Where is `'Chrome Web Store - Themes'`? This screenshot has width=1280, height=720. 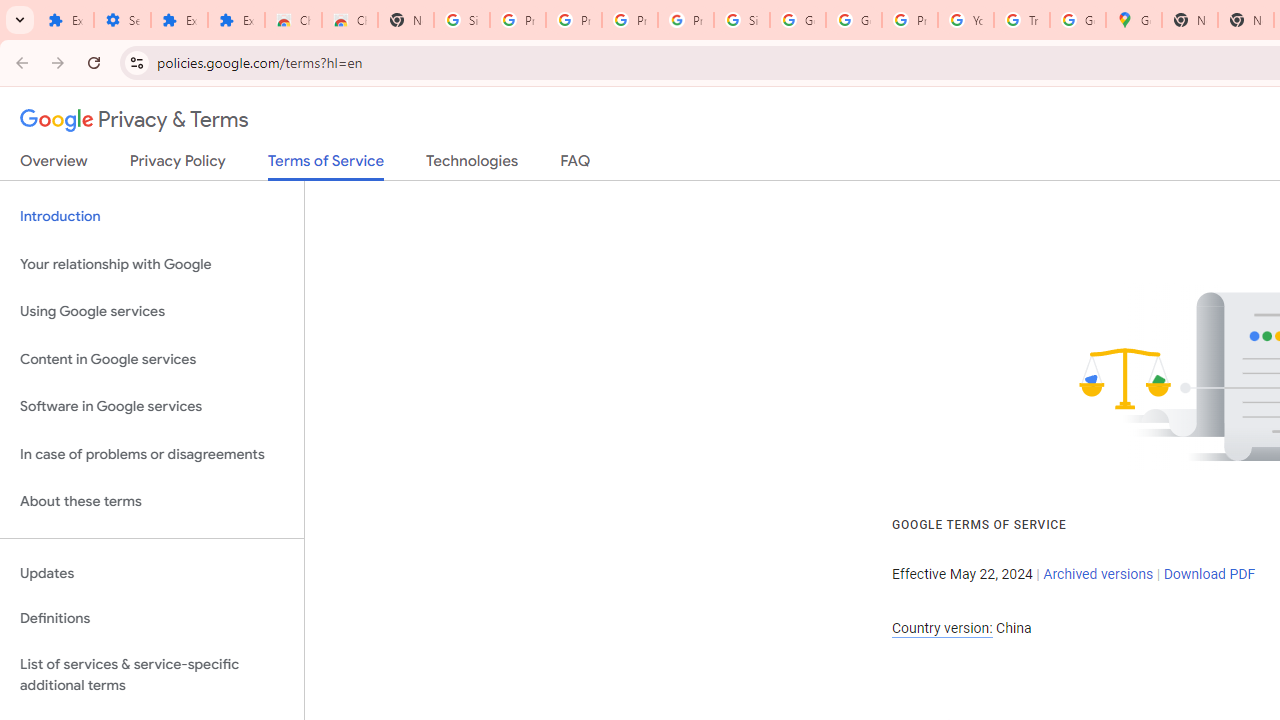 'Chrome Web Store - Themes' is located at coordinates (350, 20).